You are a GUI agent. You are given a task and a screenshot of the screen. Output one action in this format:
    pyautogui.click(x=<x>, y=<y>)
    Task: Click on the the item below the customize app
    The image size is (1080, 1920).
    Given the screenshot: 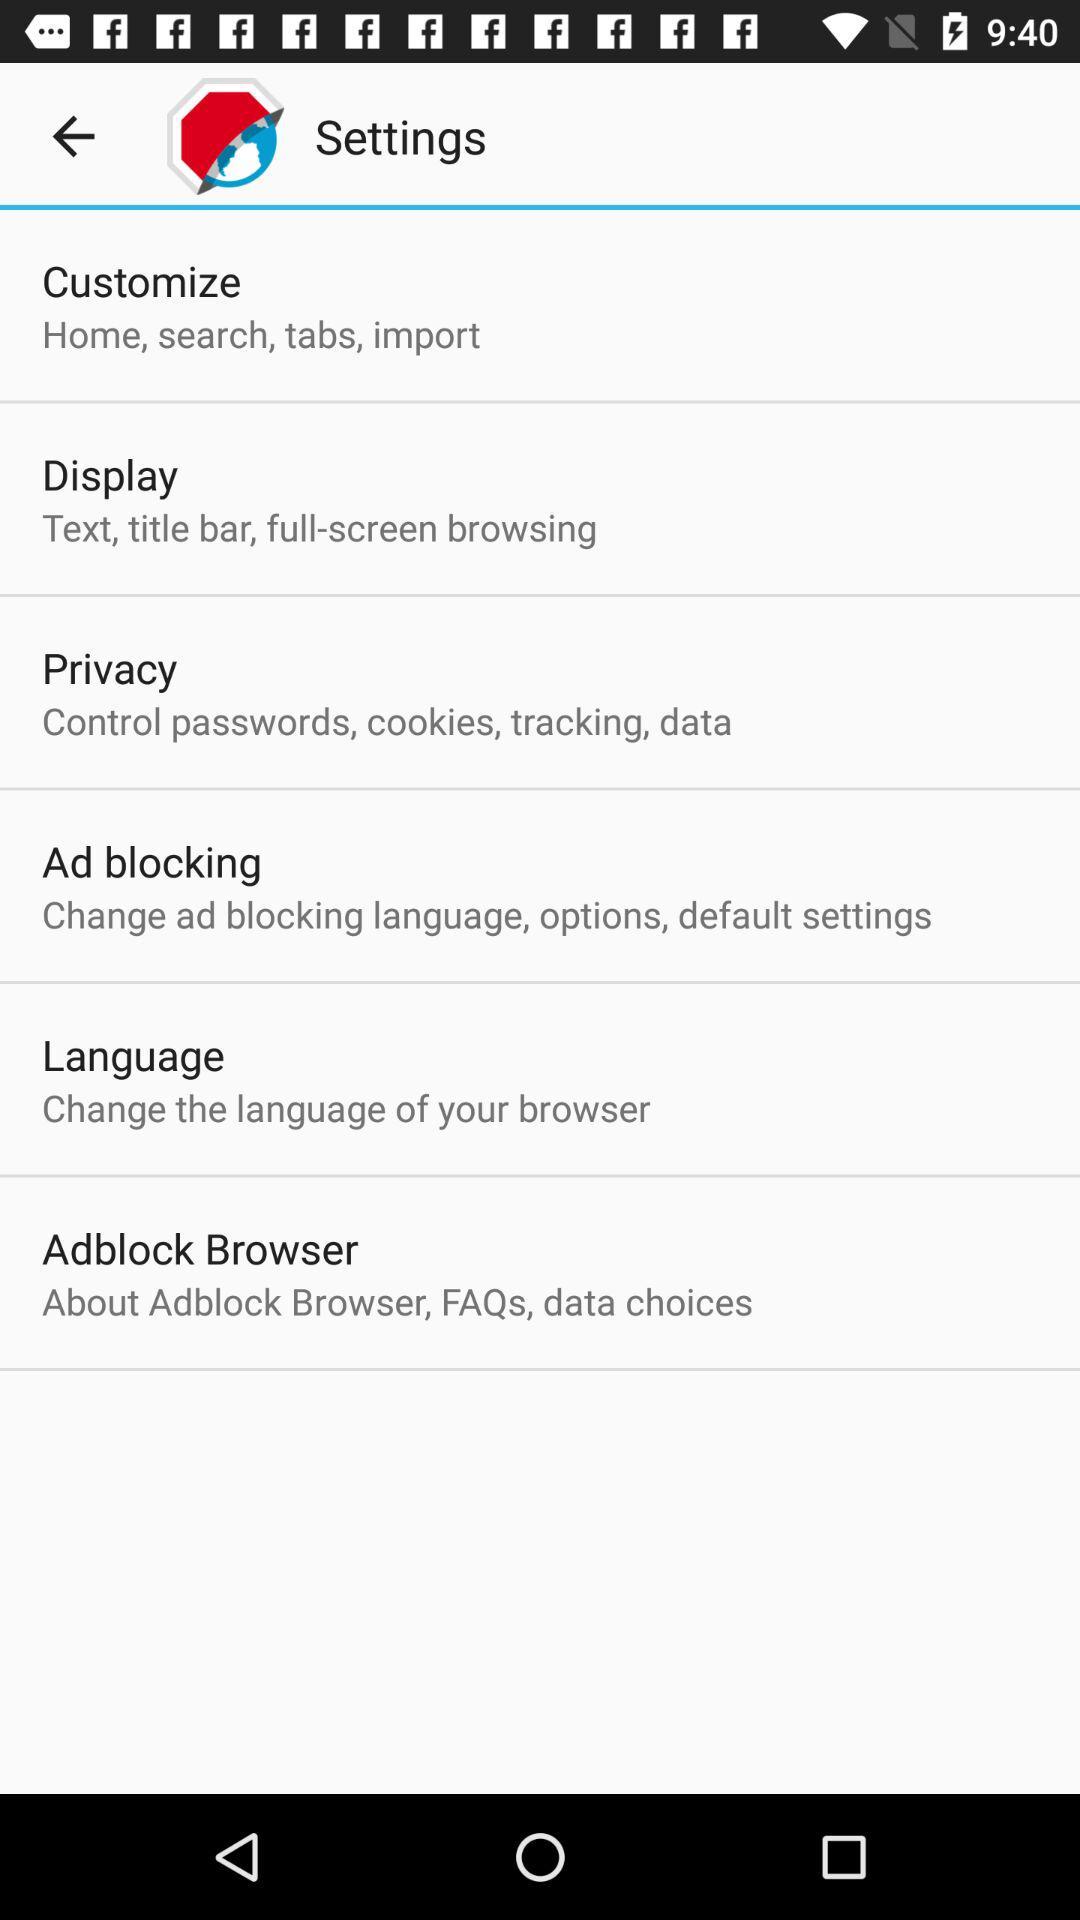 What is the action you would take?
    pyautogui.click(x=260, y=333)
    